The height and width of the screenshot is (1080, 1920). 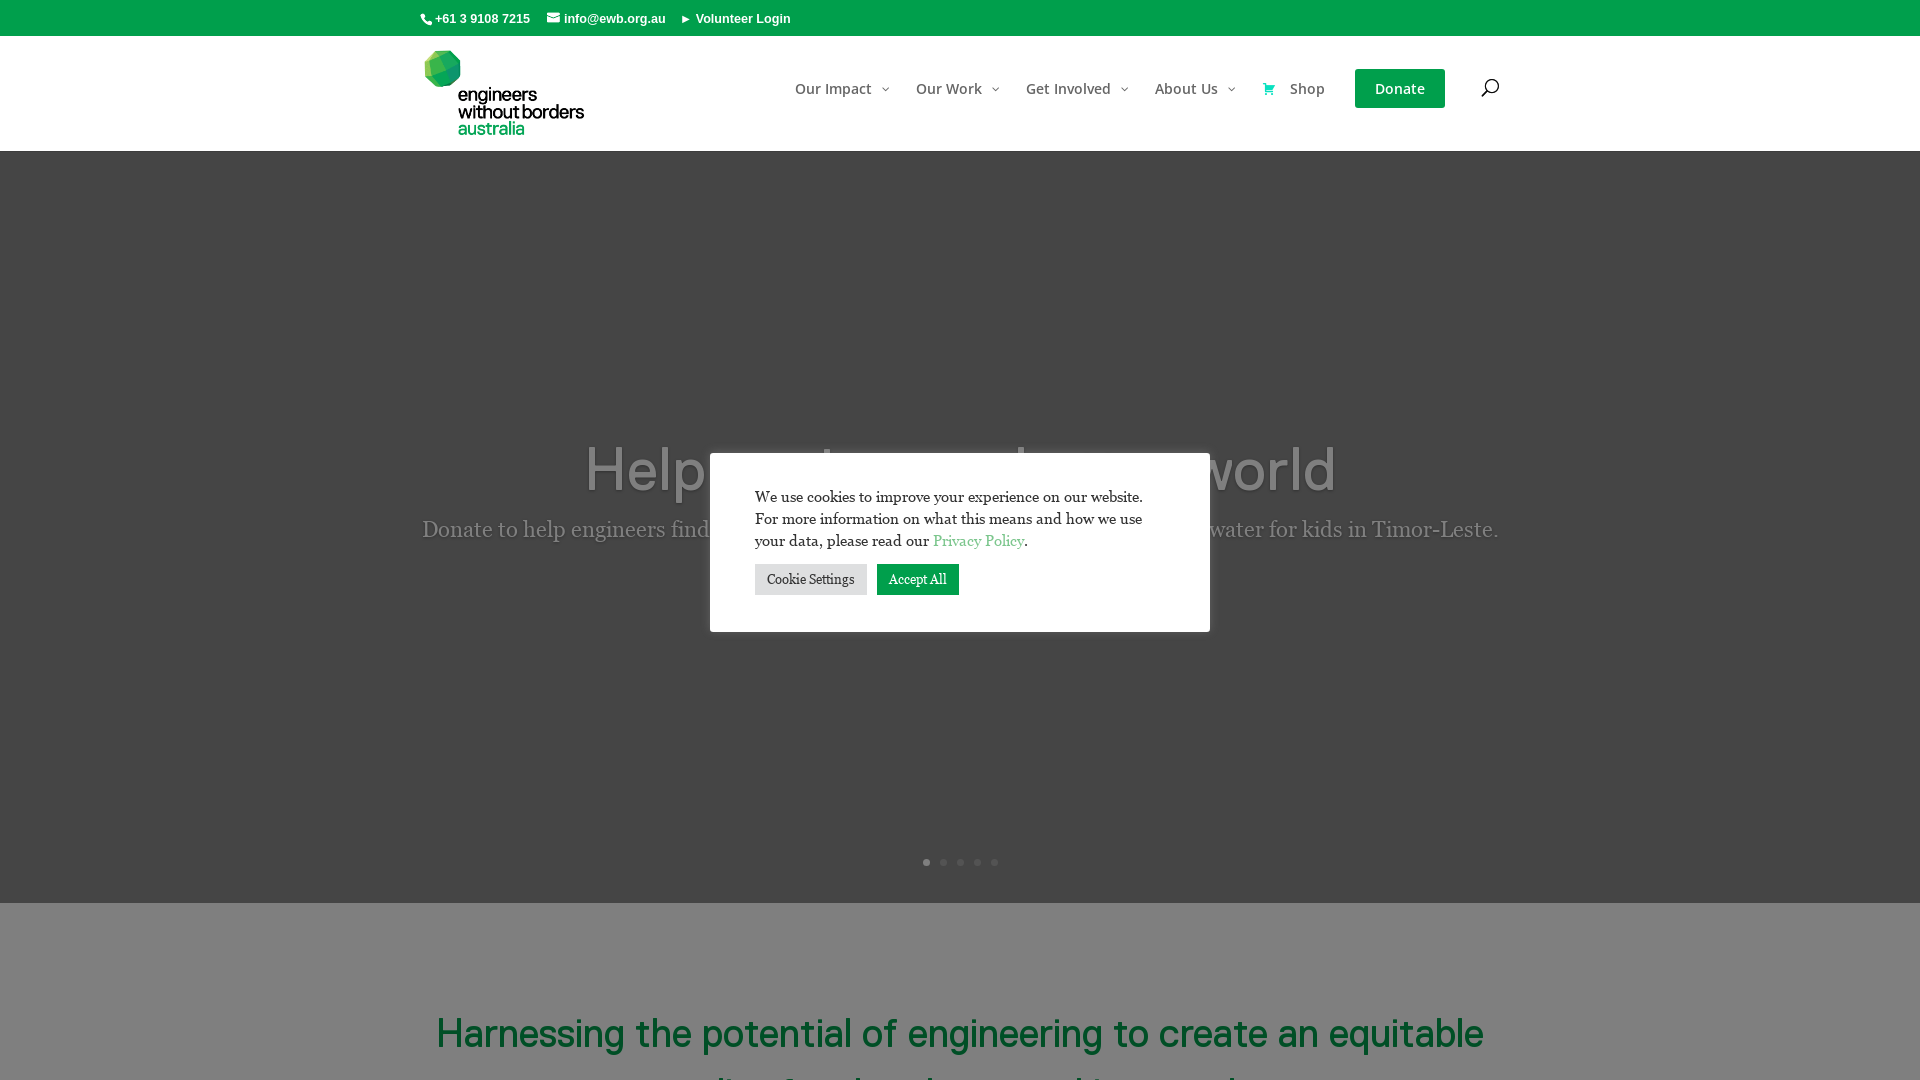 I want to click on 'info@ewb.org.au', so click(x=605, y=16).